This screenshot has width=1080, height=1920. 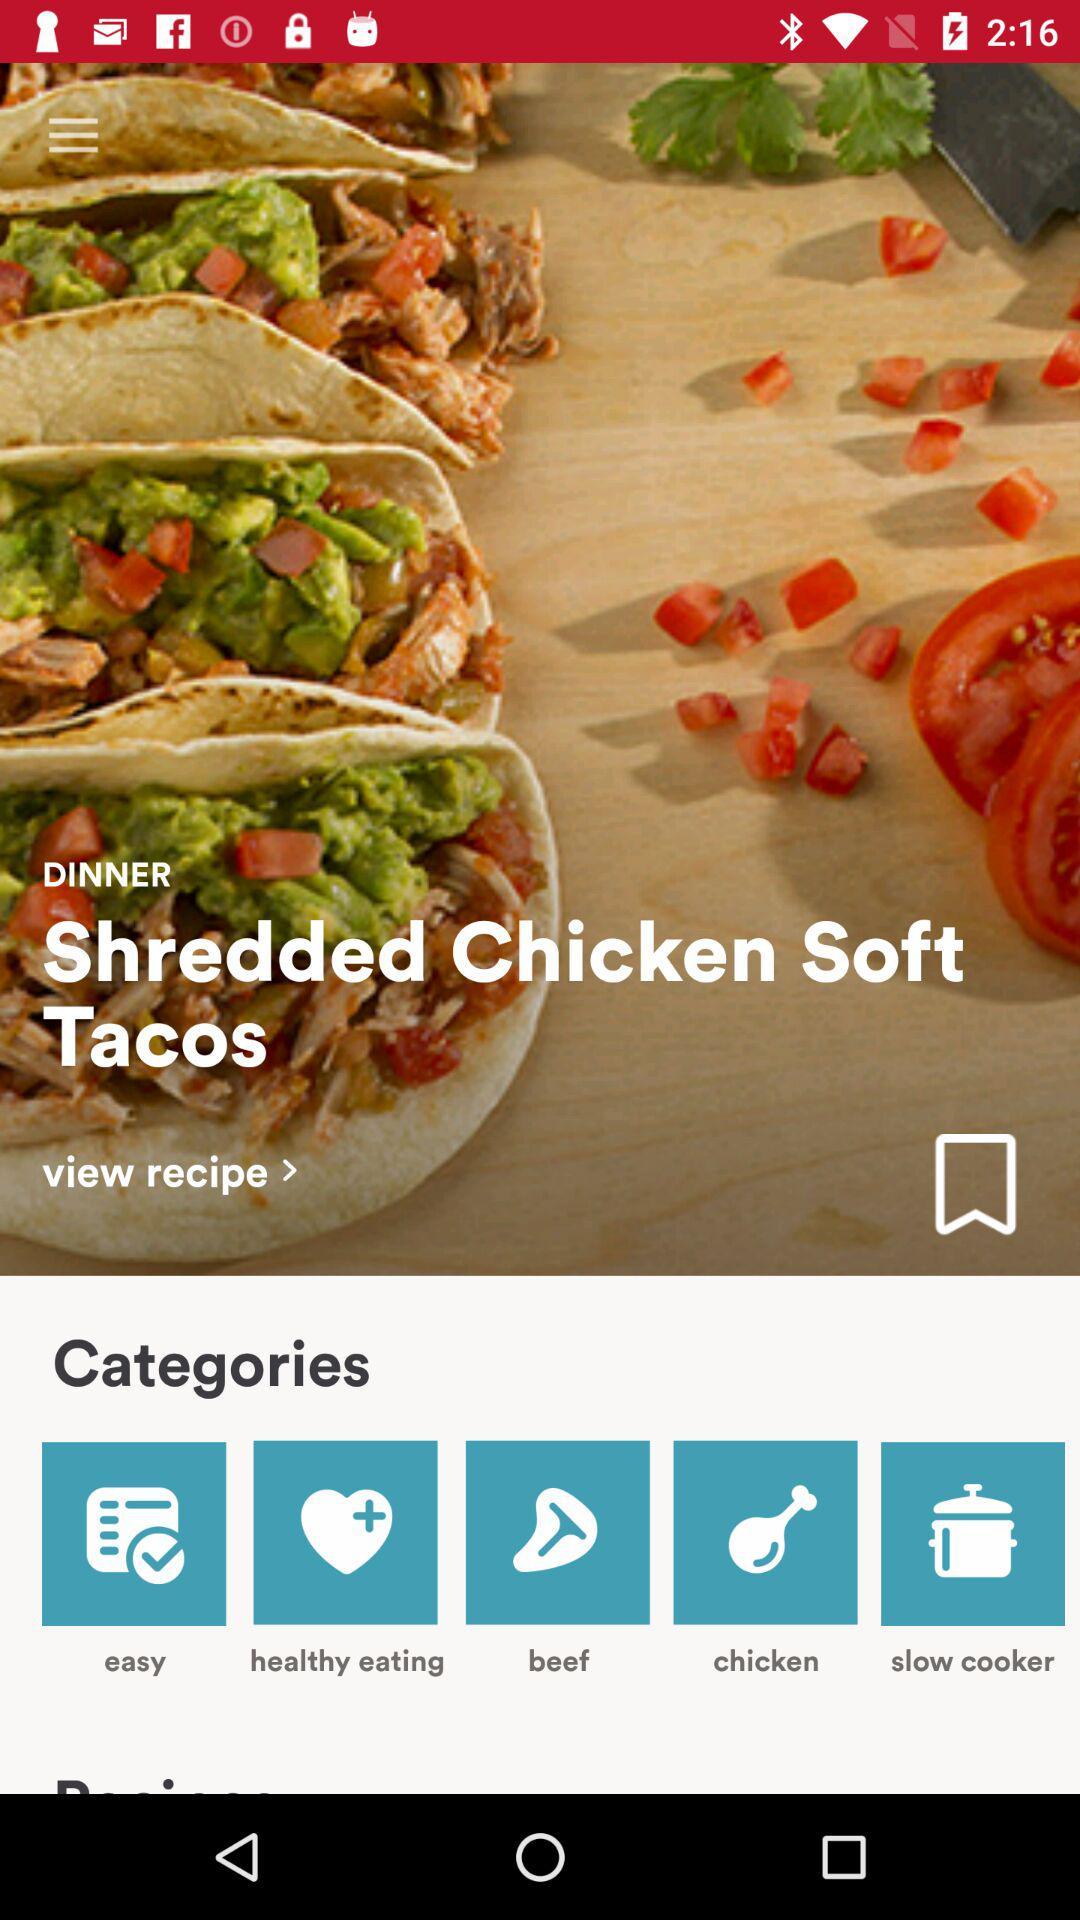 I want to click on item at the top left corner, so click(x=72, y=135).